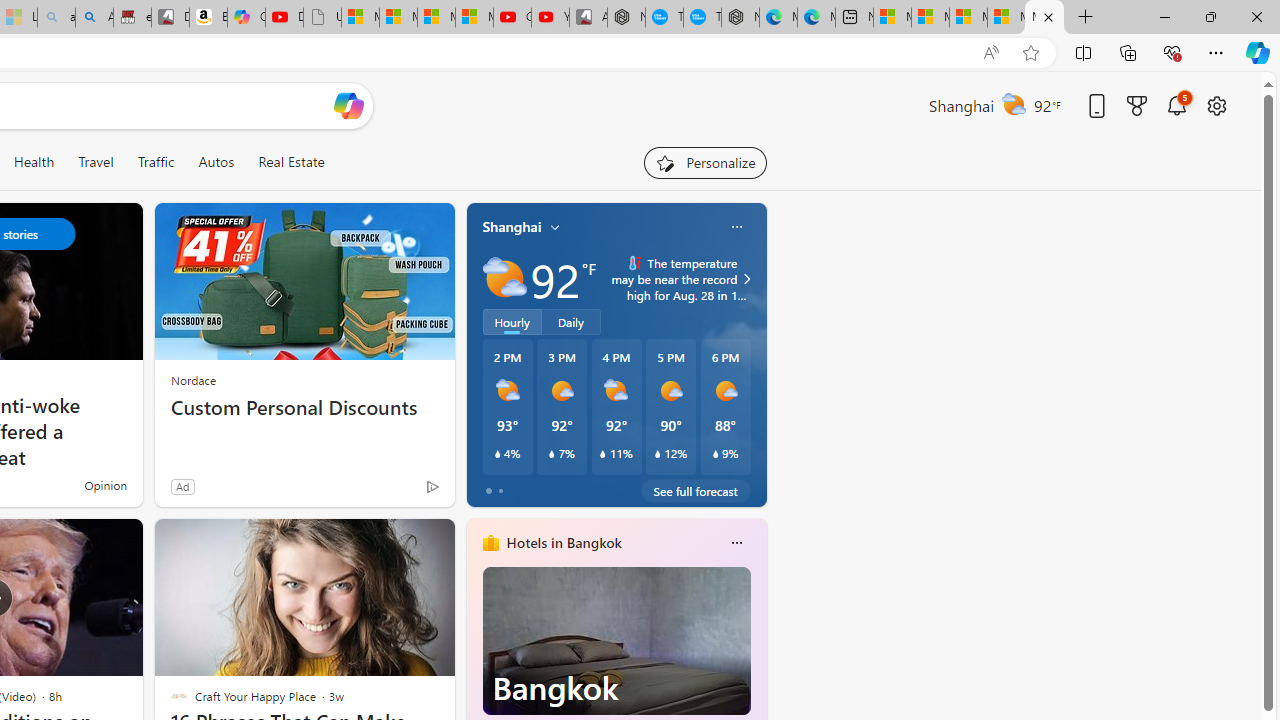 The image size is (1280, 720). What do you see at coordinates (321, 17) in the screenshot?
I see `'Untitled'` at bounding box center [321, 17].